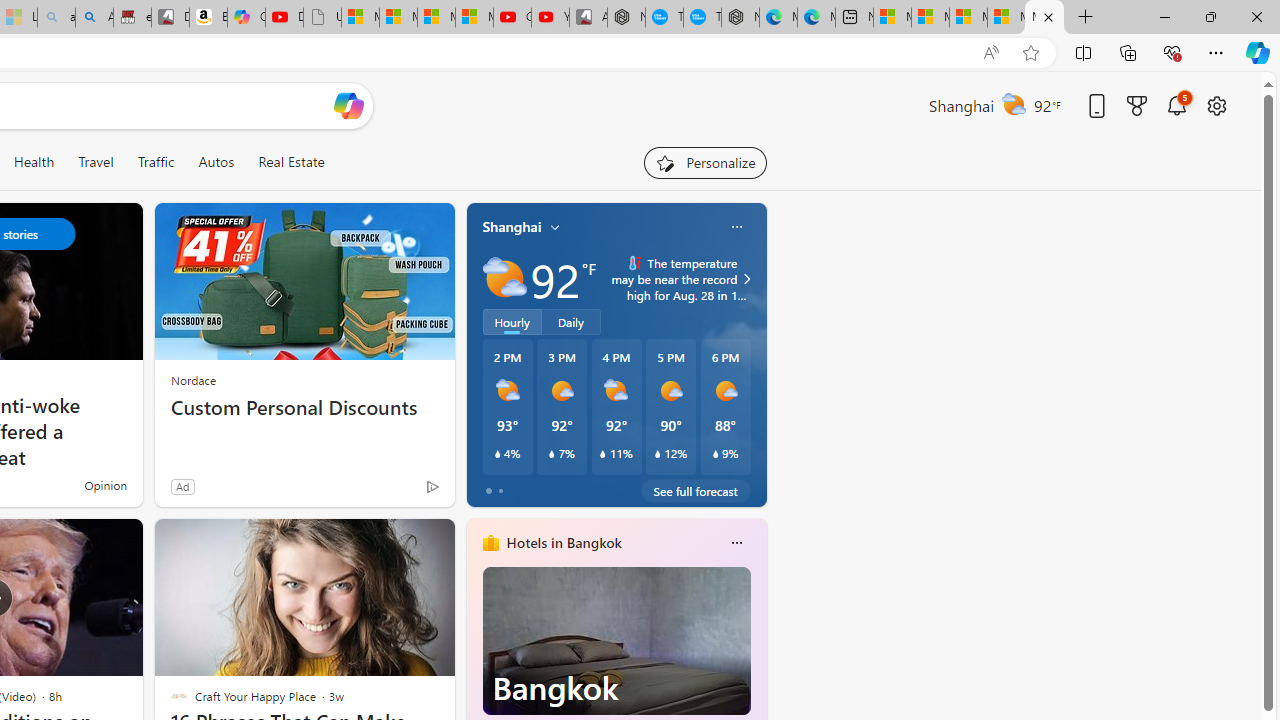 The image size is (1280, 720). What do you see at coordinates (321, 17) in the screenshot?
I see `'Untitled'` at bounding box center [321, 17].